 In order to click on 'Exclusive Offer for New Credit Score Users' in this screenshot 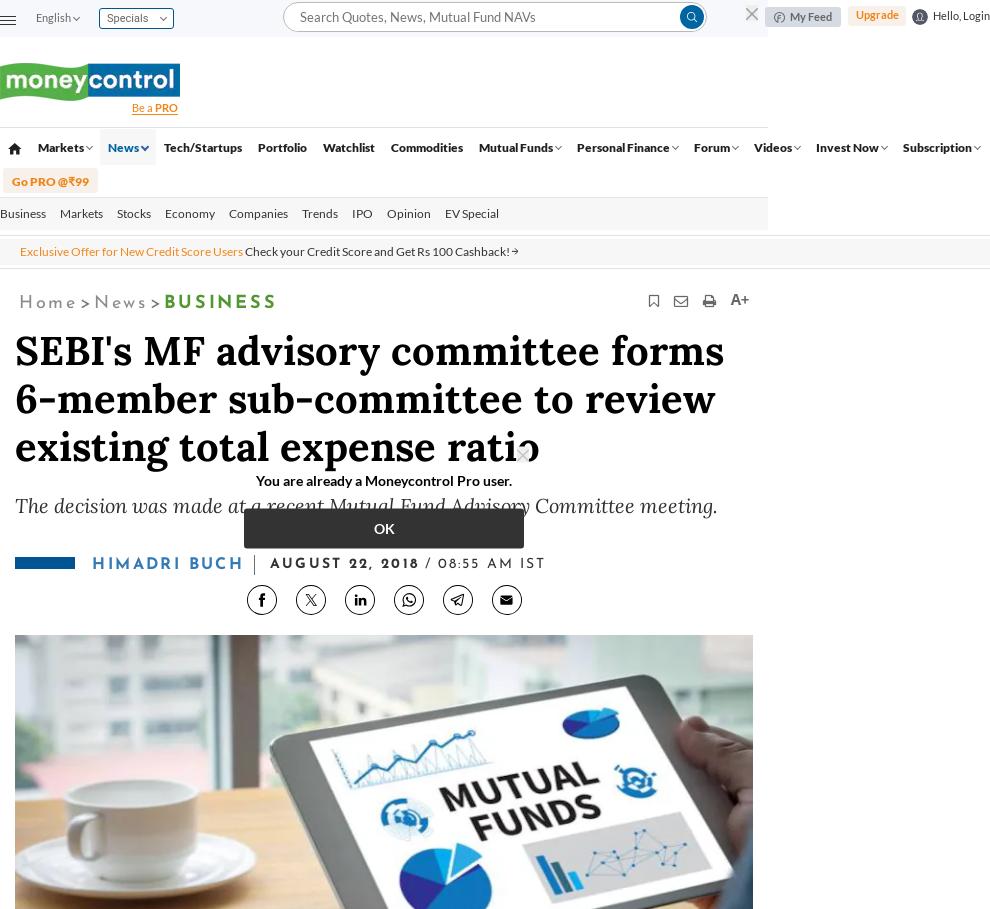, I will do `click(131, 251)`.